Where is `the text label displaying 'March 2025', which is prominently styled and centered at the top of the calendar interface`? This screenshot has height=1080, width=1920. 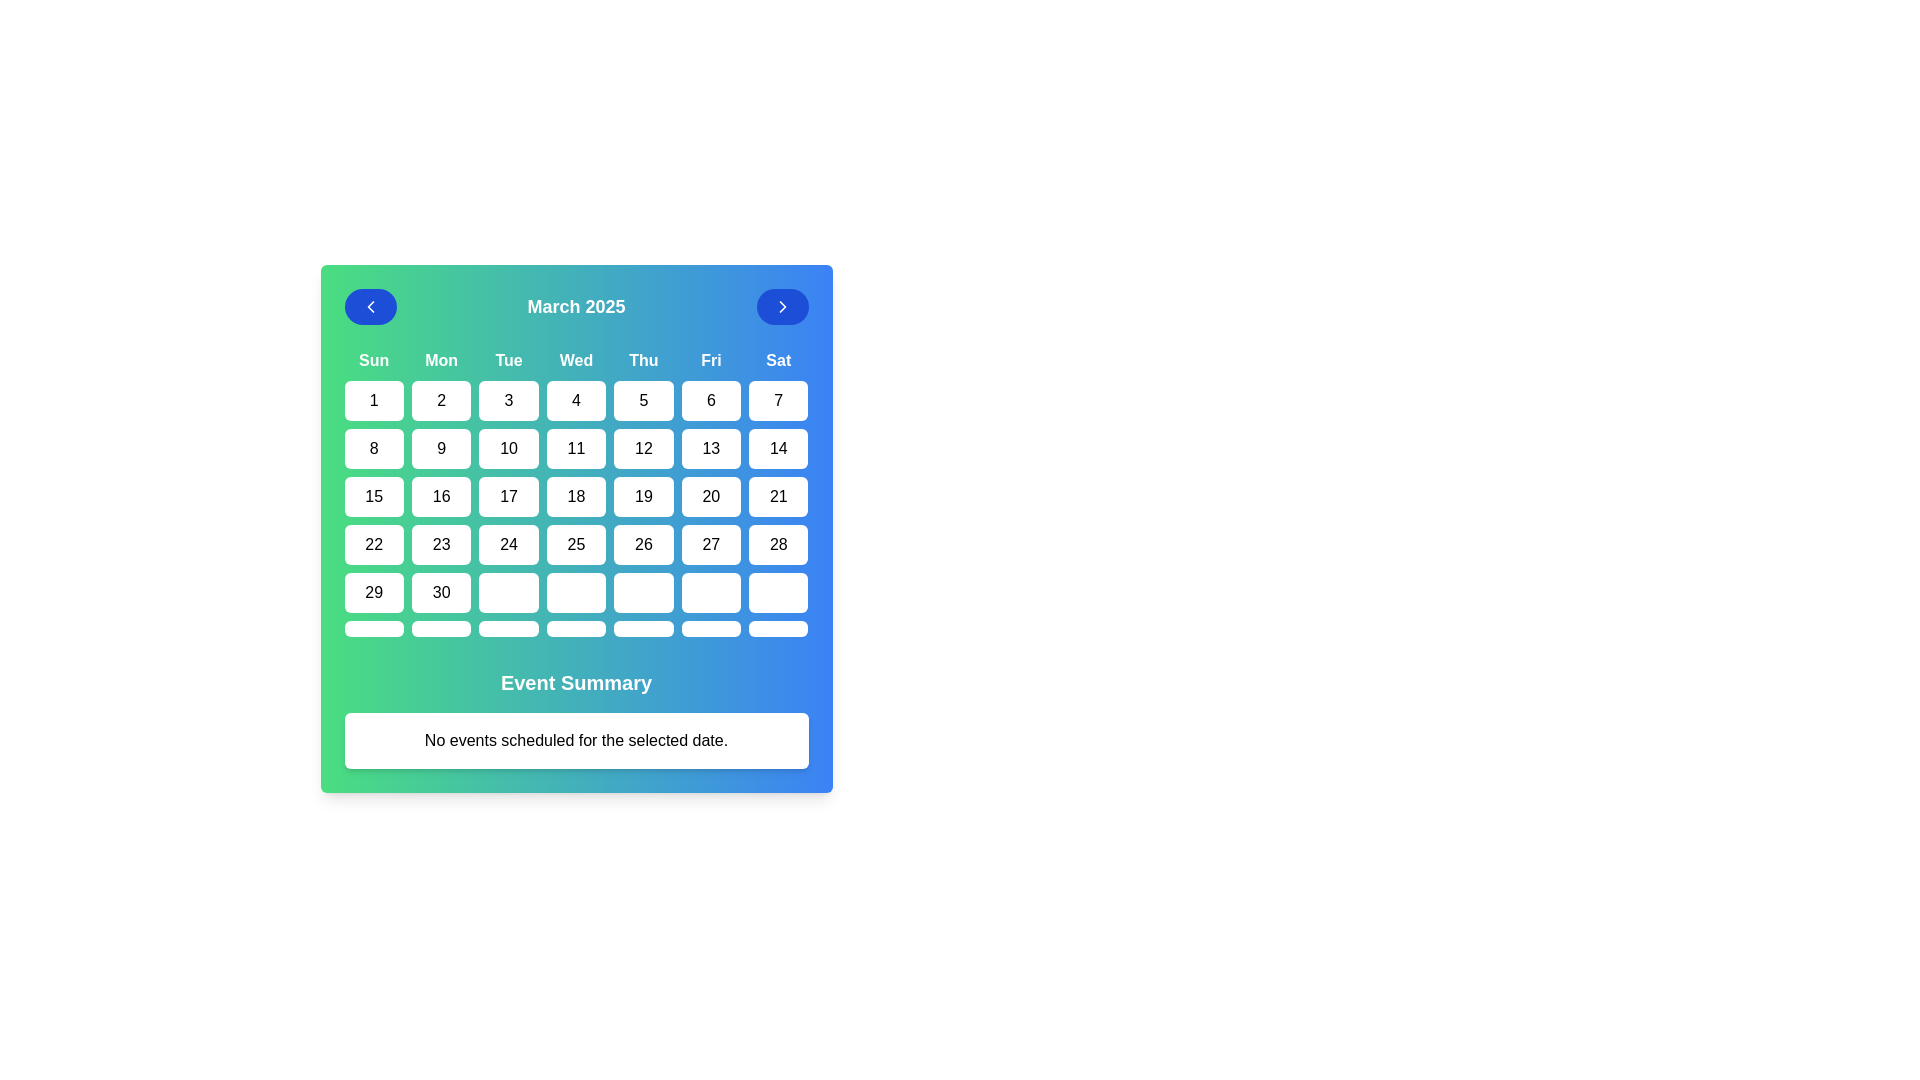
the text label displaying 'March 2025', which is prominently styled and centered at the top of the calendar interface is located at coordinates (575, 307).